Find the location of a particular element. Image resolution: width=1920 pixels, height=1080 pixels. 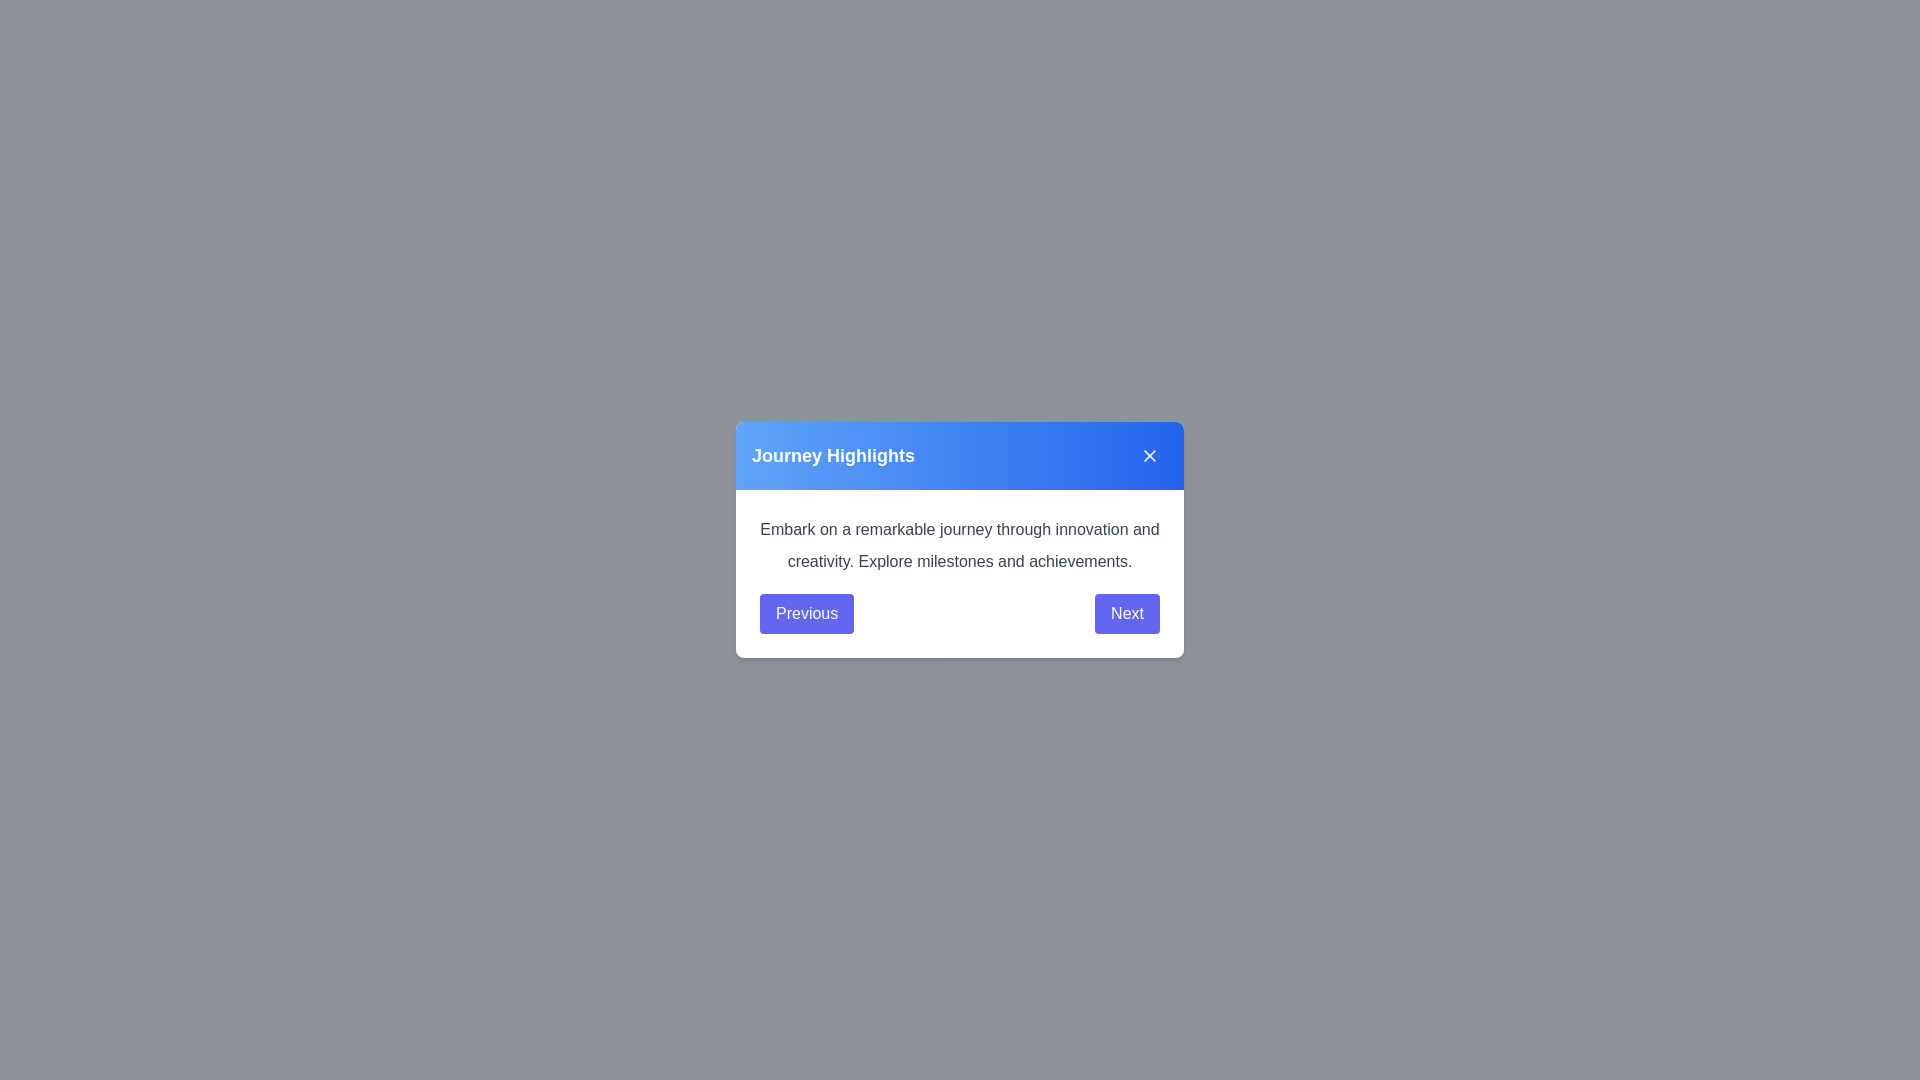

the Static text block that reads 'Embark on a remarkable journey through innovation and creativity. Explore milestones and achievements.' within the 'Journey Highlights' modal dialog is located at coordinates (960, 574).